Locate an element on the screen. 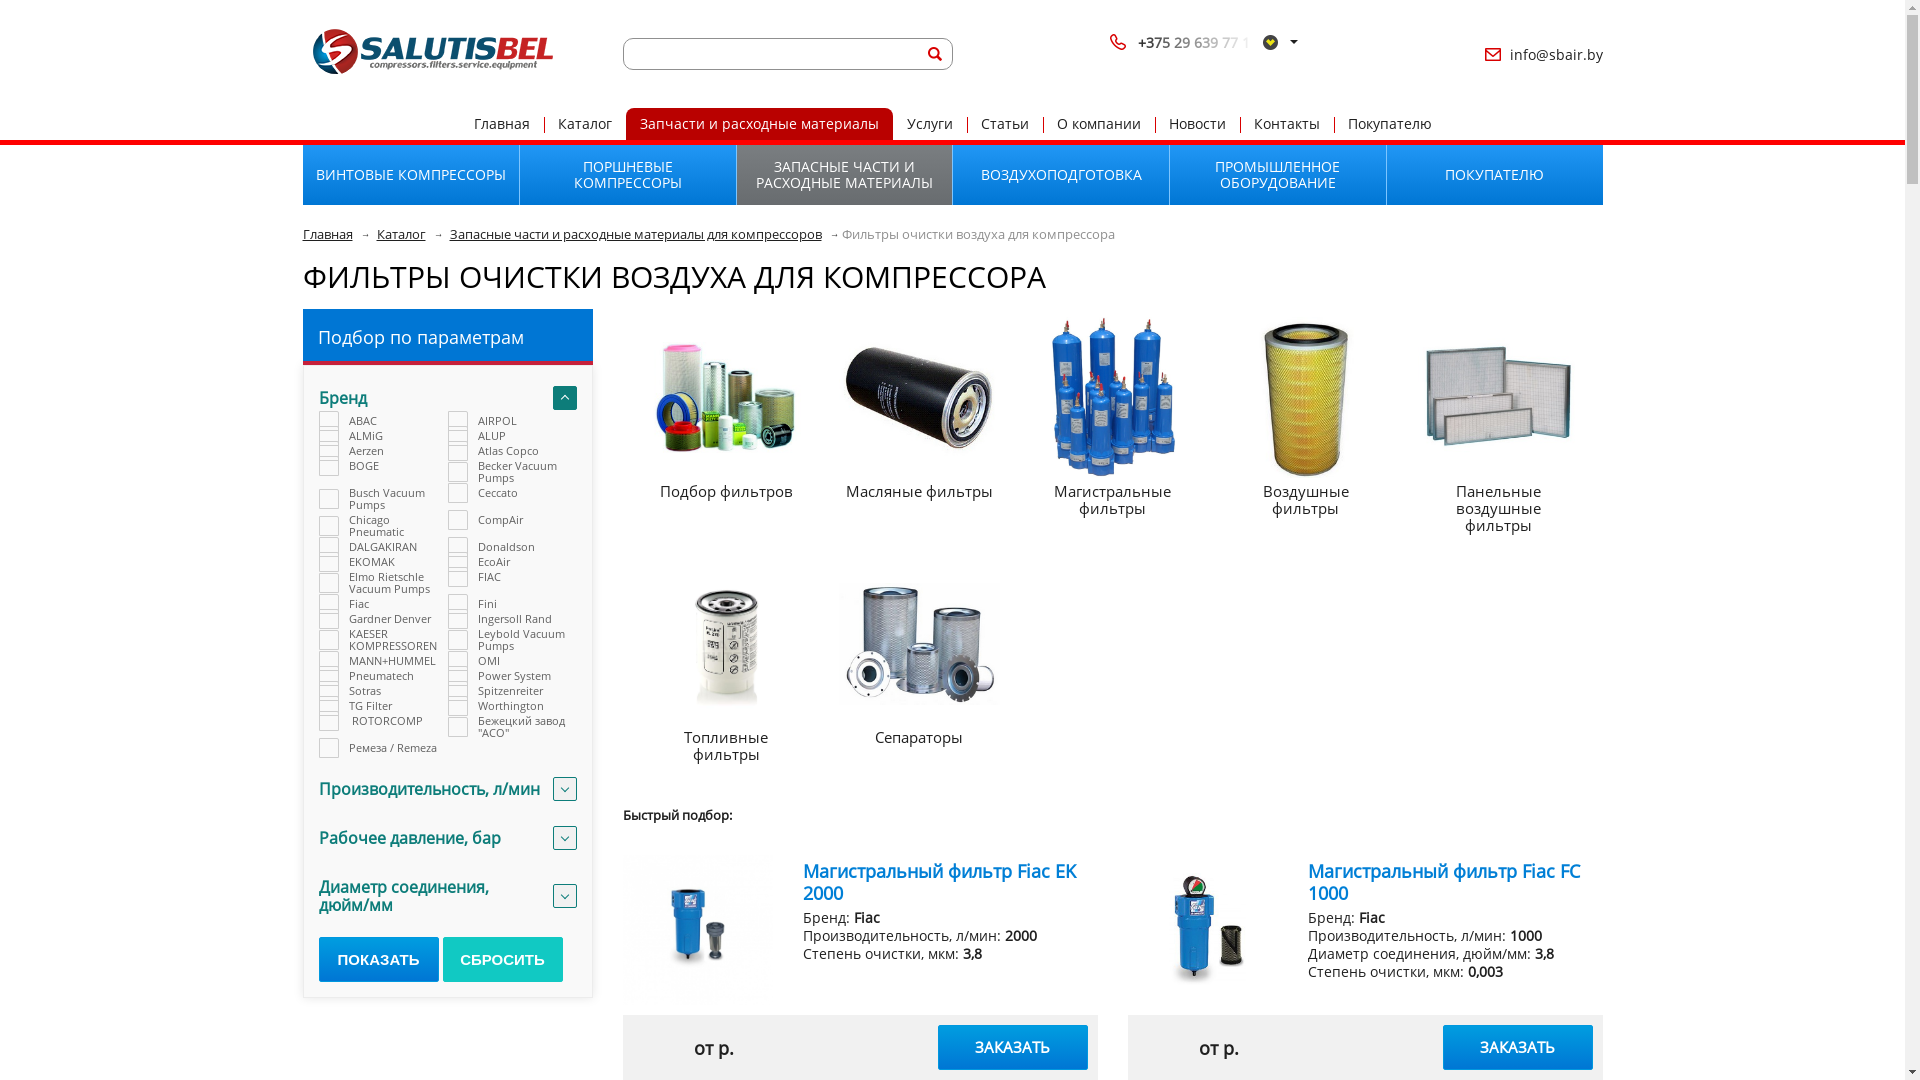 The height and width of the screenshot is (1080, 1920). '+375 29 639 77 1' is located at coordinates (1198, 42).